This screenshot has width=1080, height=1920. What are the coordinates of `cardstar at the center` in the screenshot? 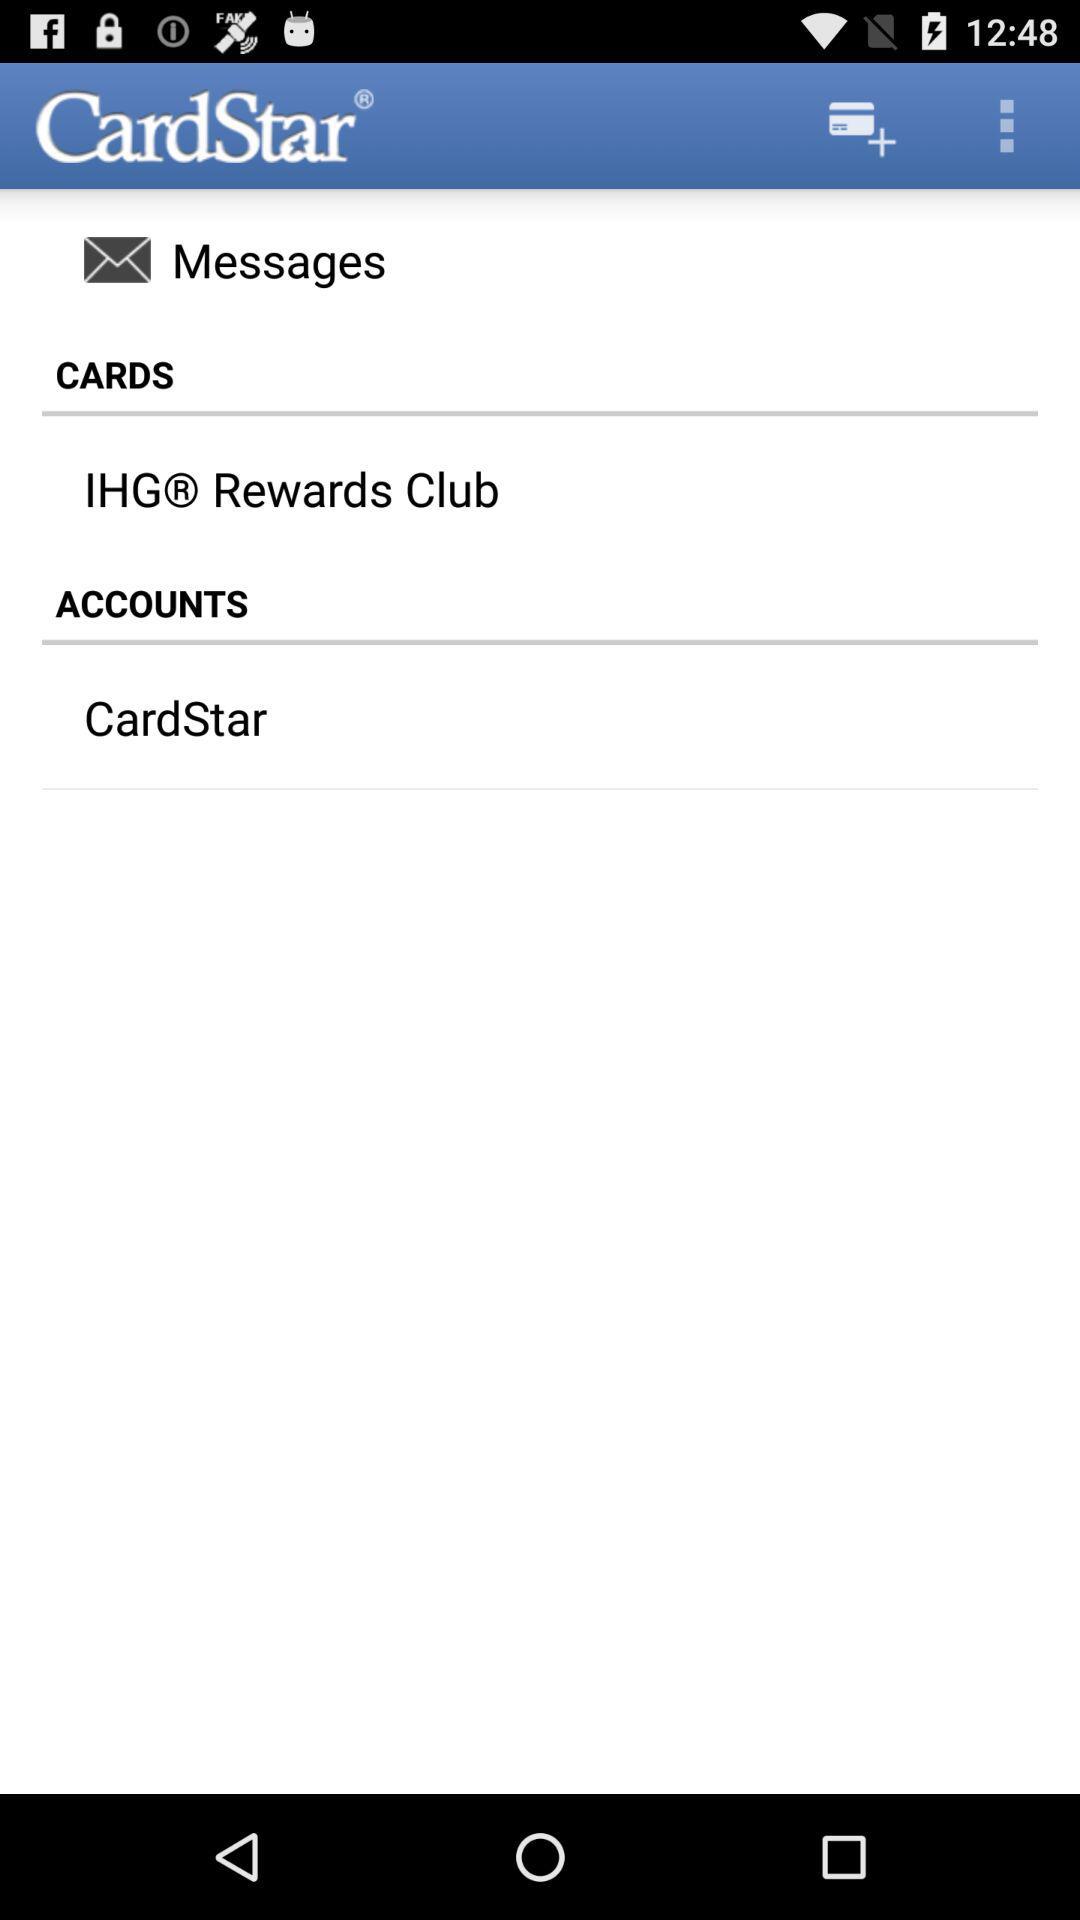 It's located at (500, 717).